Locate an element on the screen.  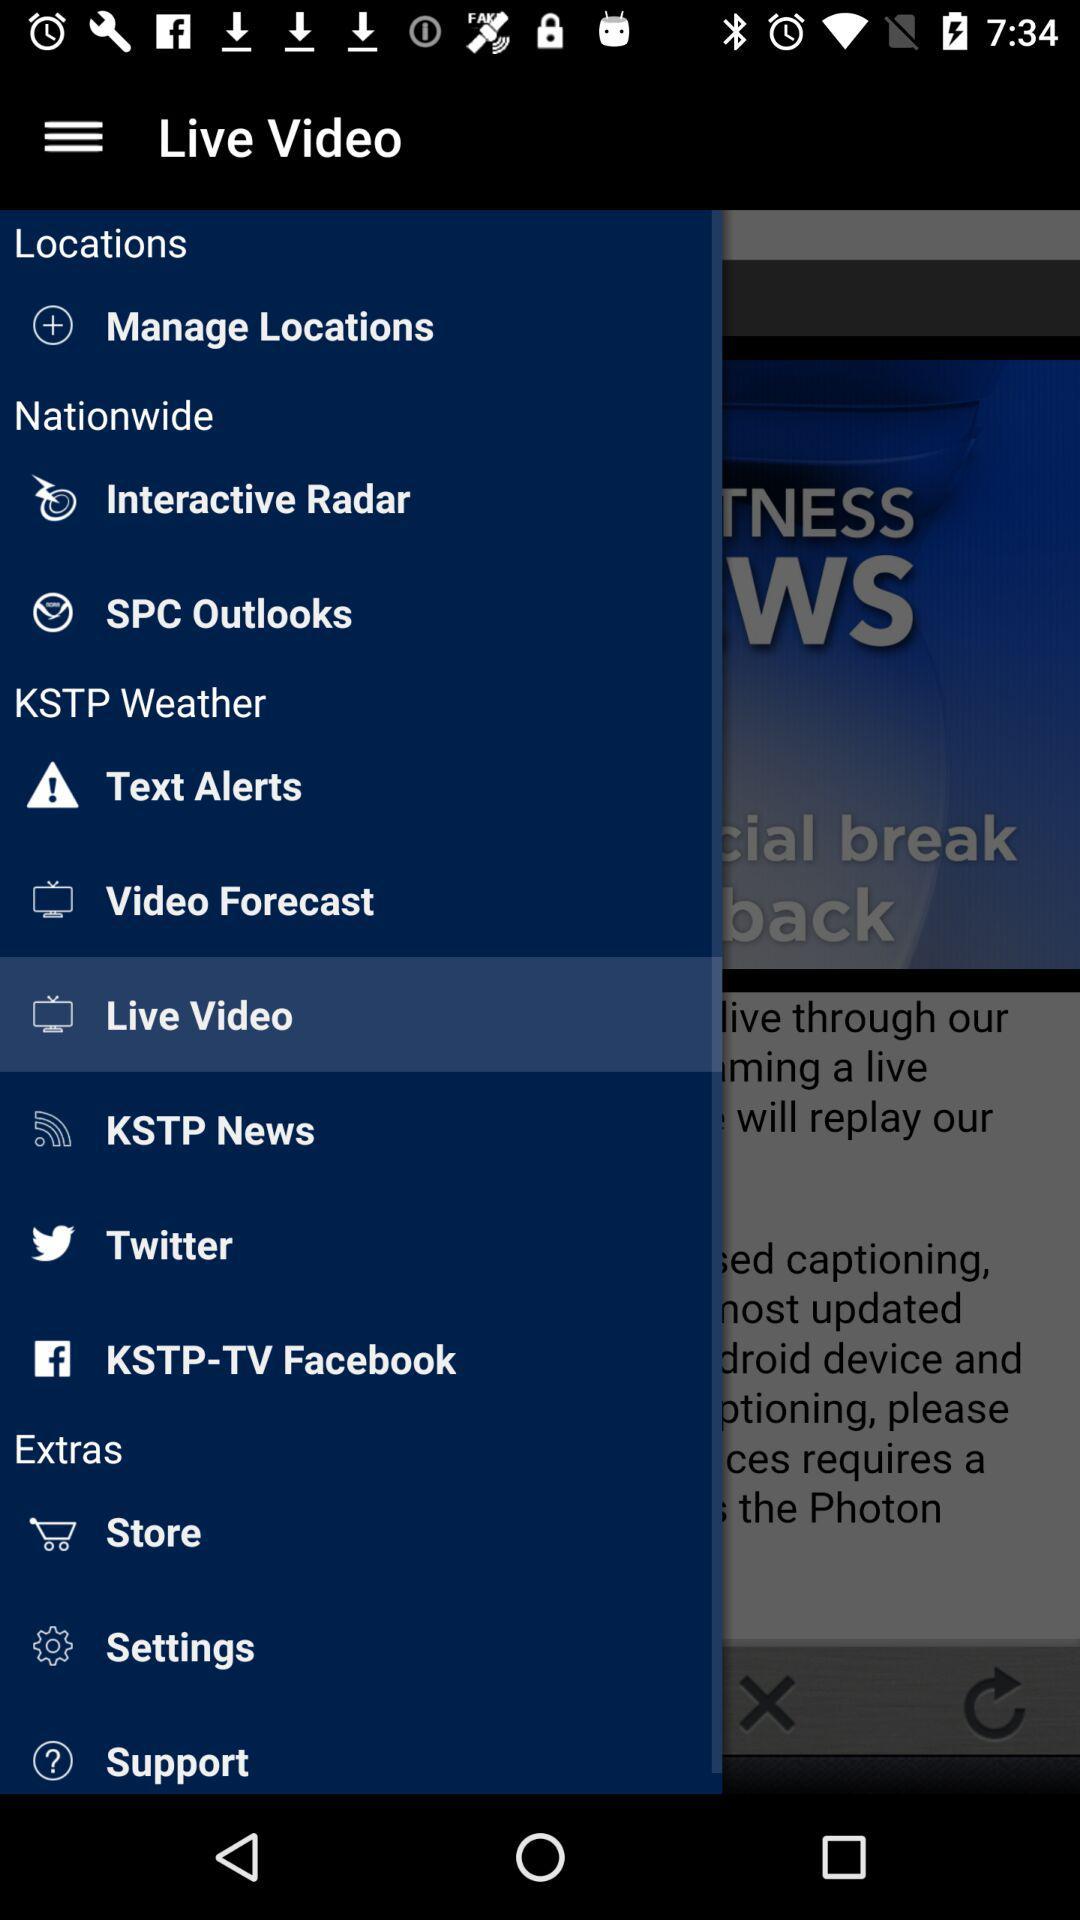
the item to the left of the live video item is located at coordinates (72, 135).